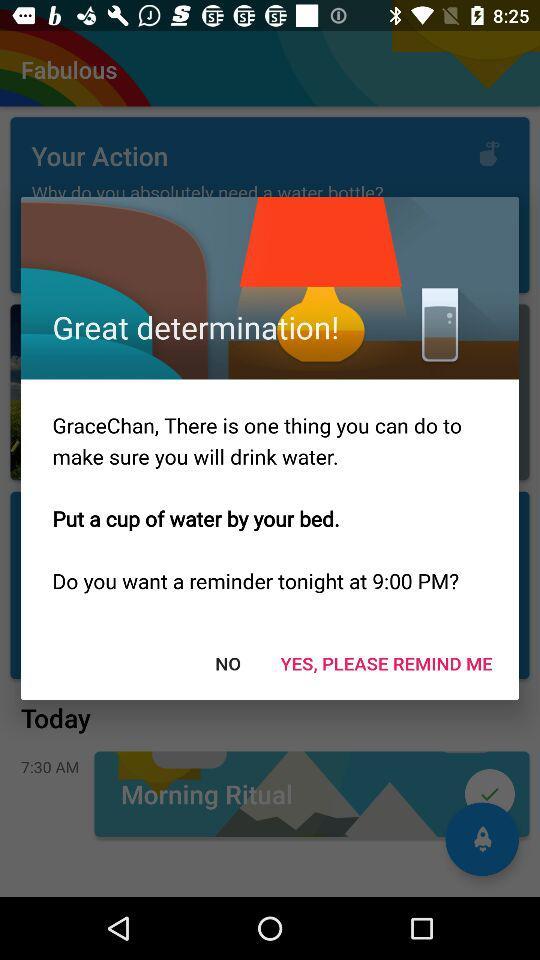 Image resolution: width=540 pixels, height=960 pixels. I want to click on yes please remind item, so click(386, 663).